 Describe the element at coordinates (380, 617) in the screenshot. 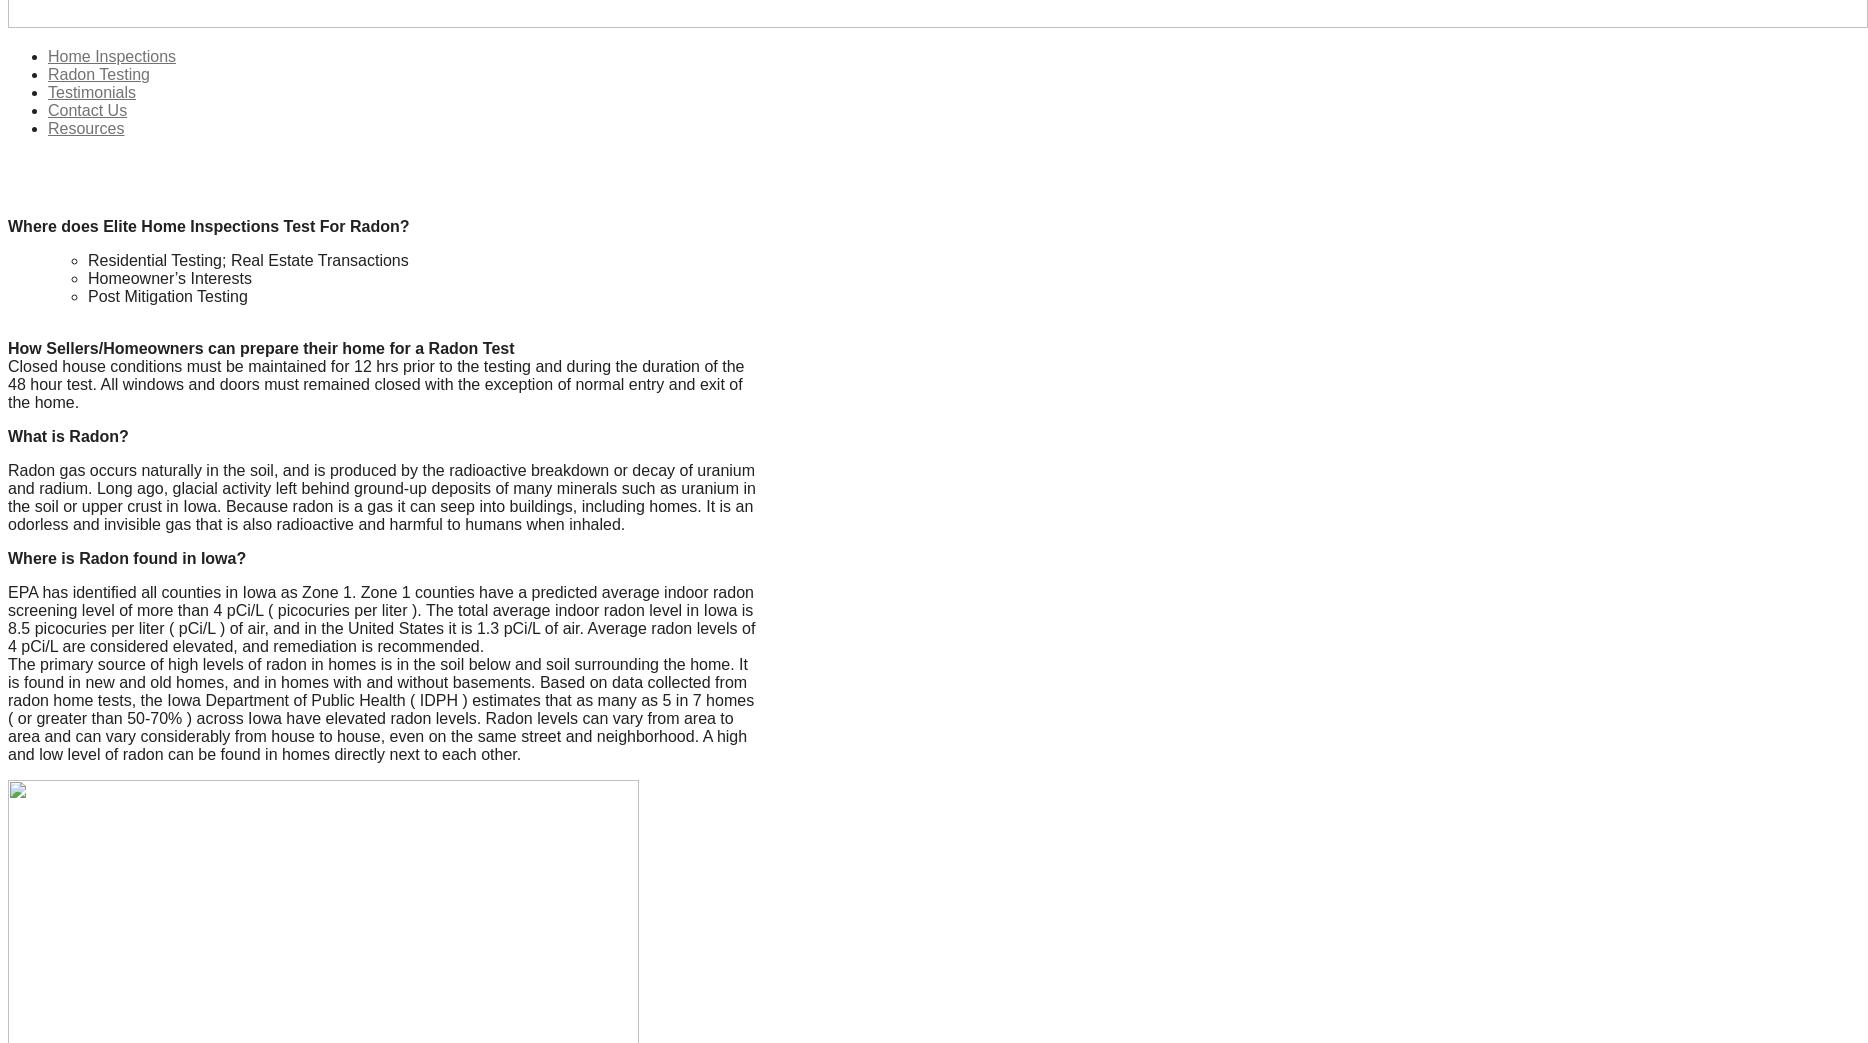

I see `'EPA has identified all counties in Iowa as Zone 1. Zone 1 counties have a predicted average indoor radon screening level of more than 4 pCi/L ( picocuries per liter ). The total average indoor radon level in Iowa is 8.5 picocuries per liter ( pCi/L ) of air, and in the United States it is 1.3 pCi/L of air. Average radon levels of 4 pCi/L are considered elevated, and remediation is recommended.'` at that location.